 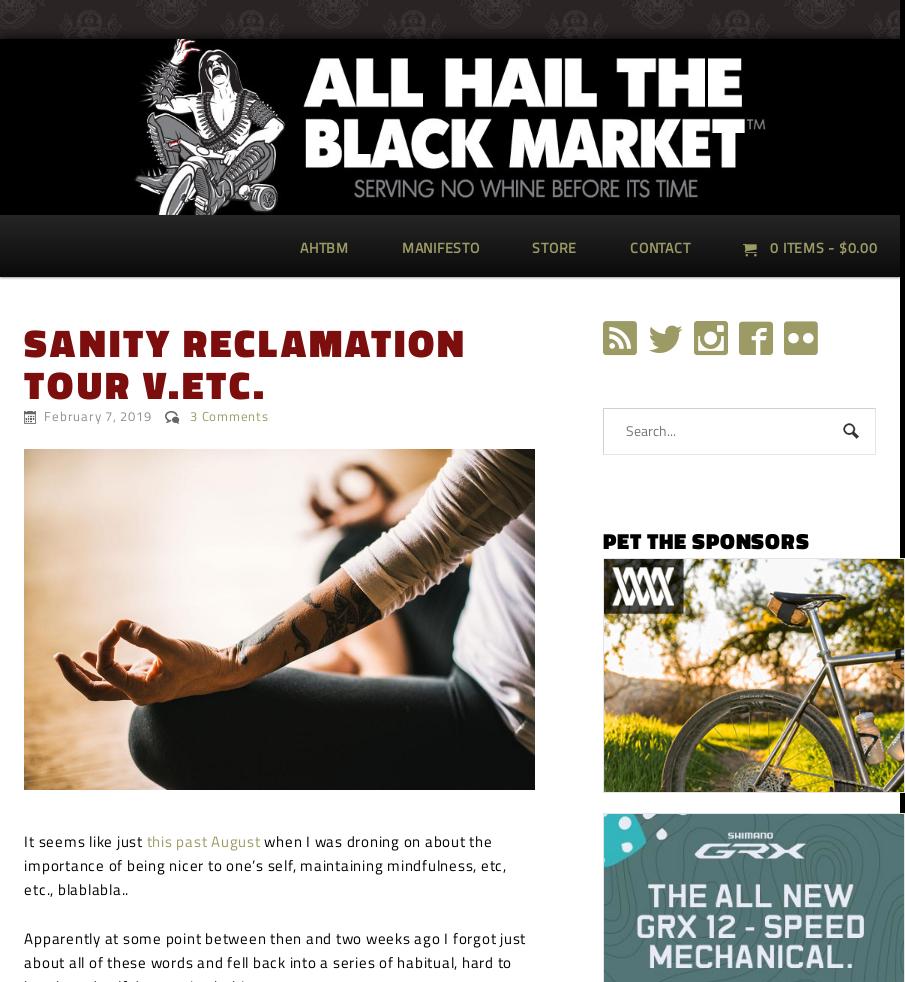 What do you see at coordinates (841, 246) in the screenshot?
I see `'$'` at bounding box center [841, 246].